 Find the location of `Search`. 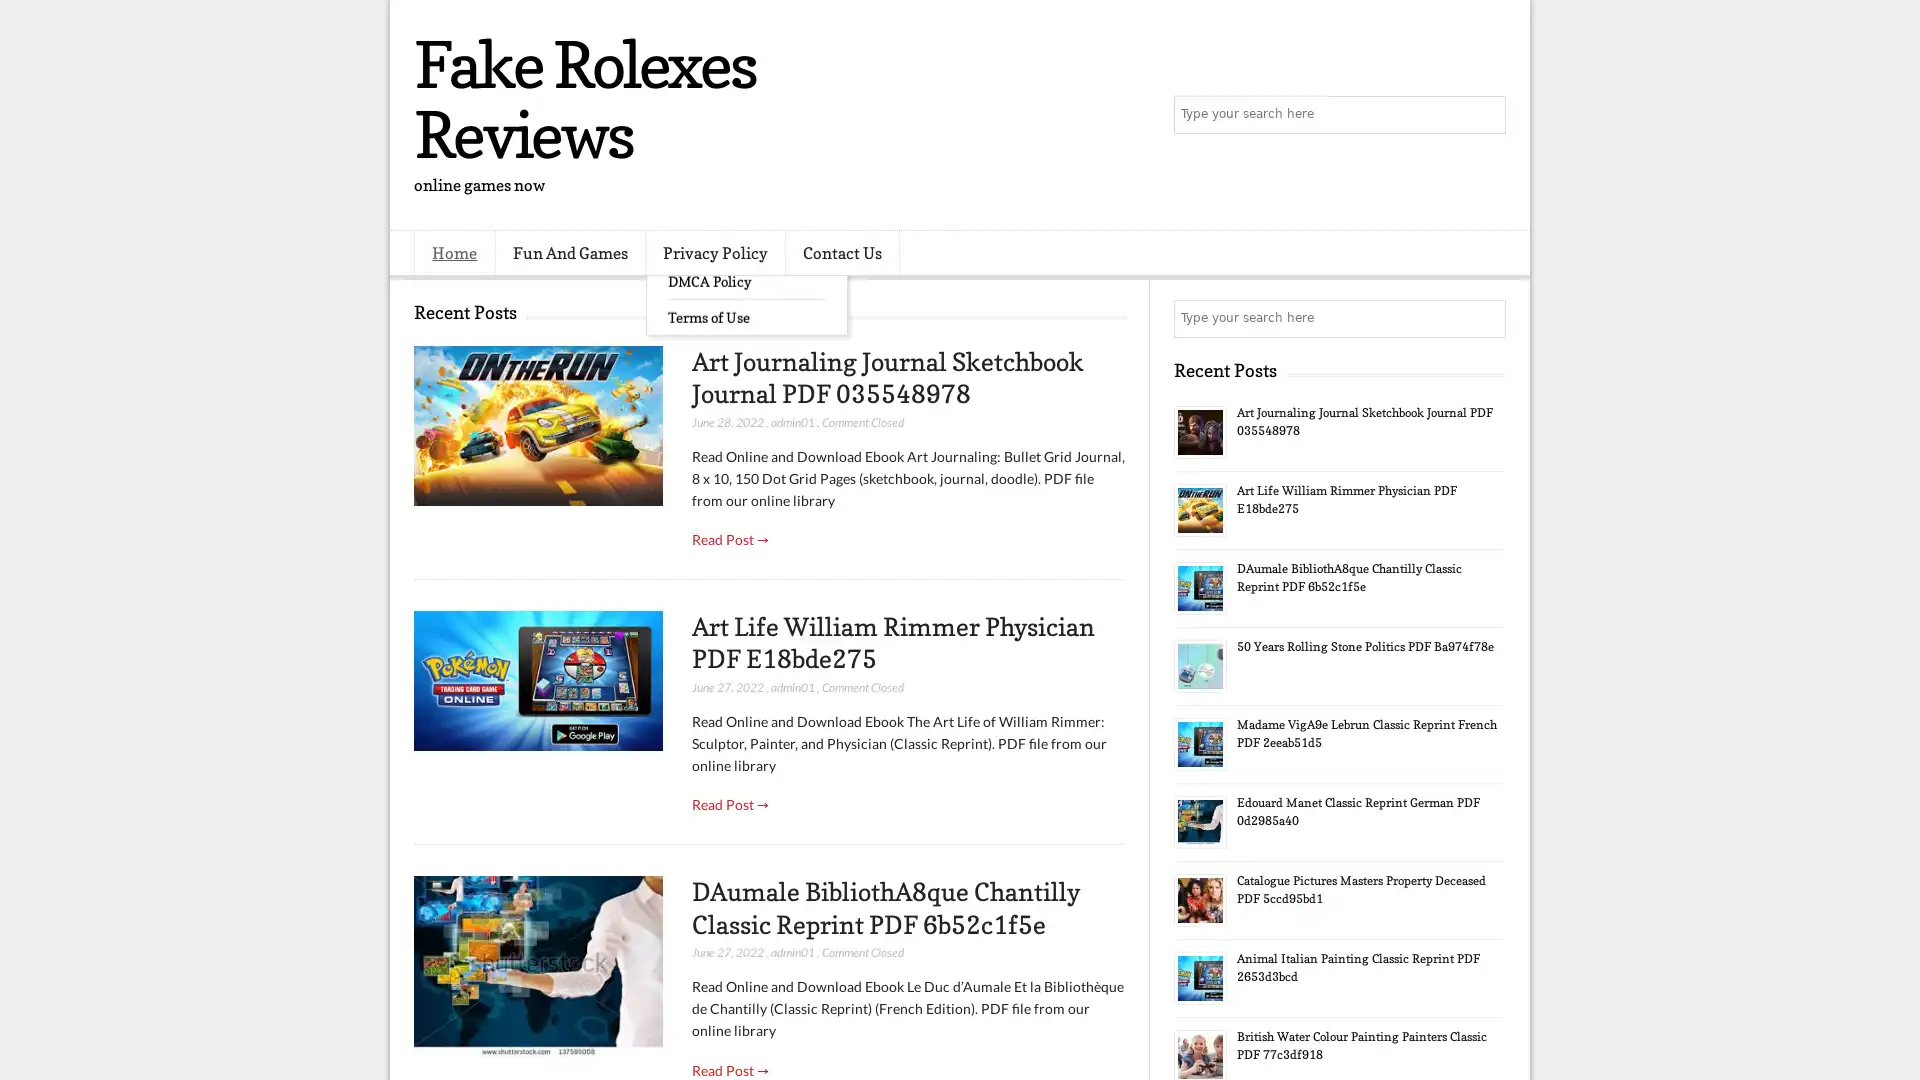

Search is located at coordinates (1485, 115).